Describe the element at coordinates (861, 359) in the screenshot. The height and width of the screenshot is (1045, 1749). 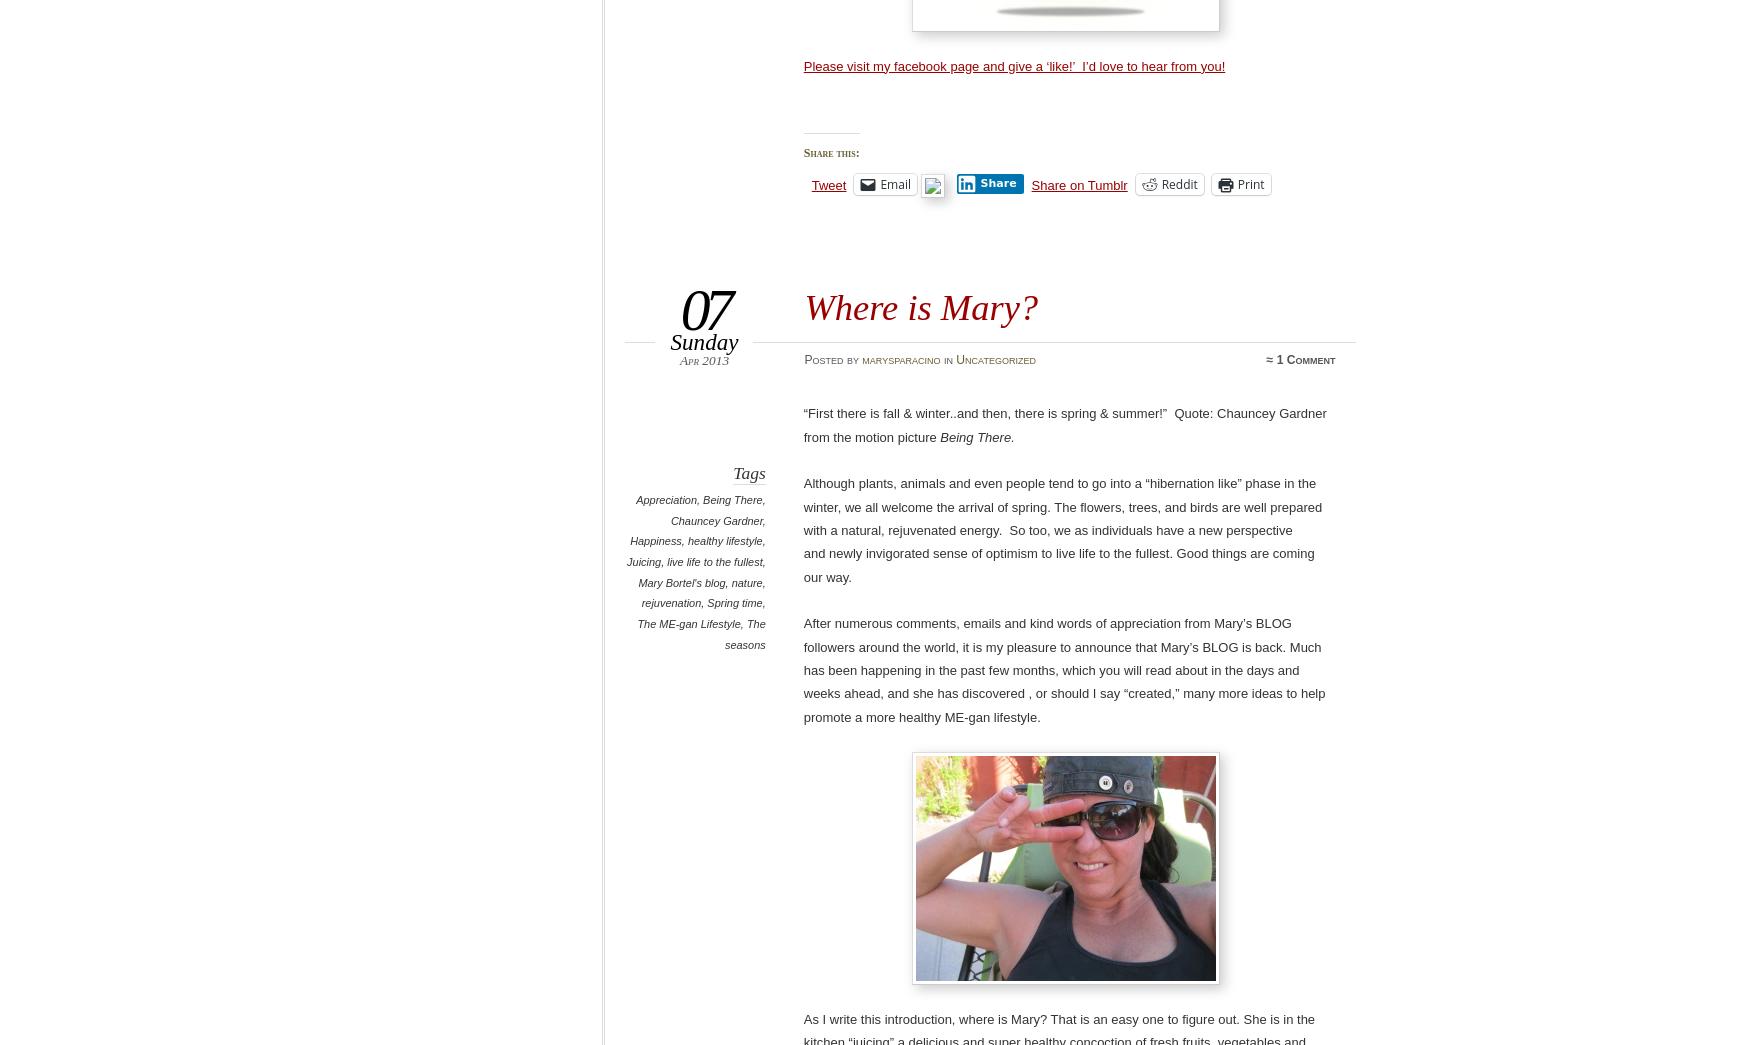
I see `'marysparacino'` at that location.